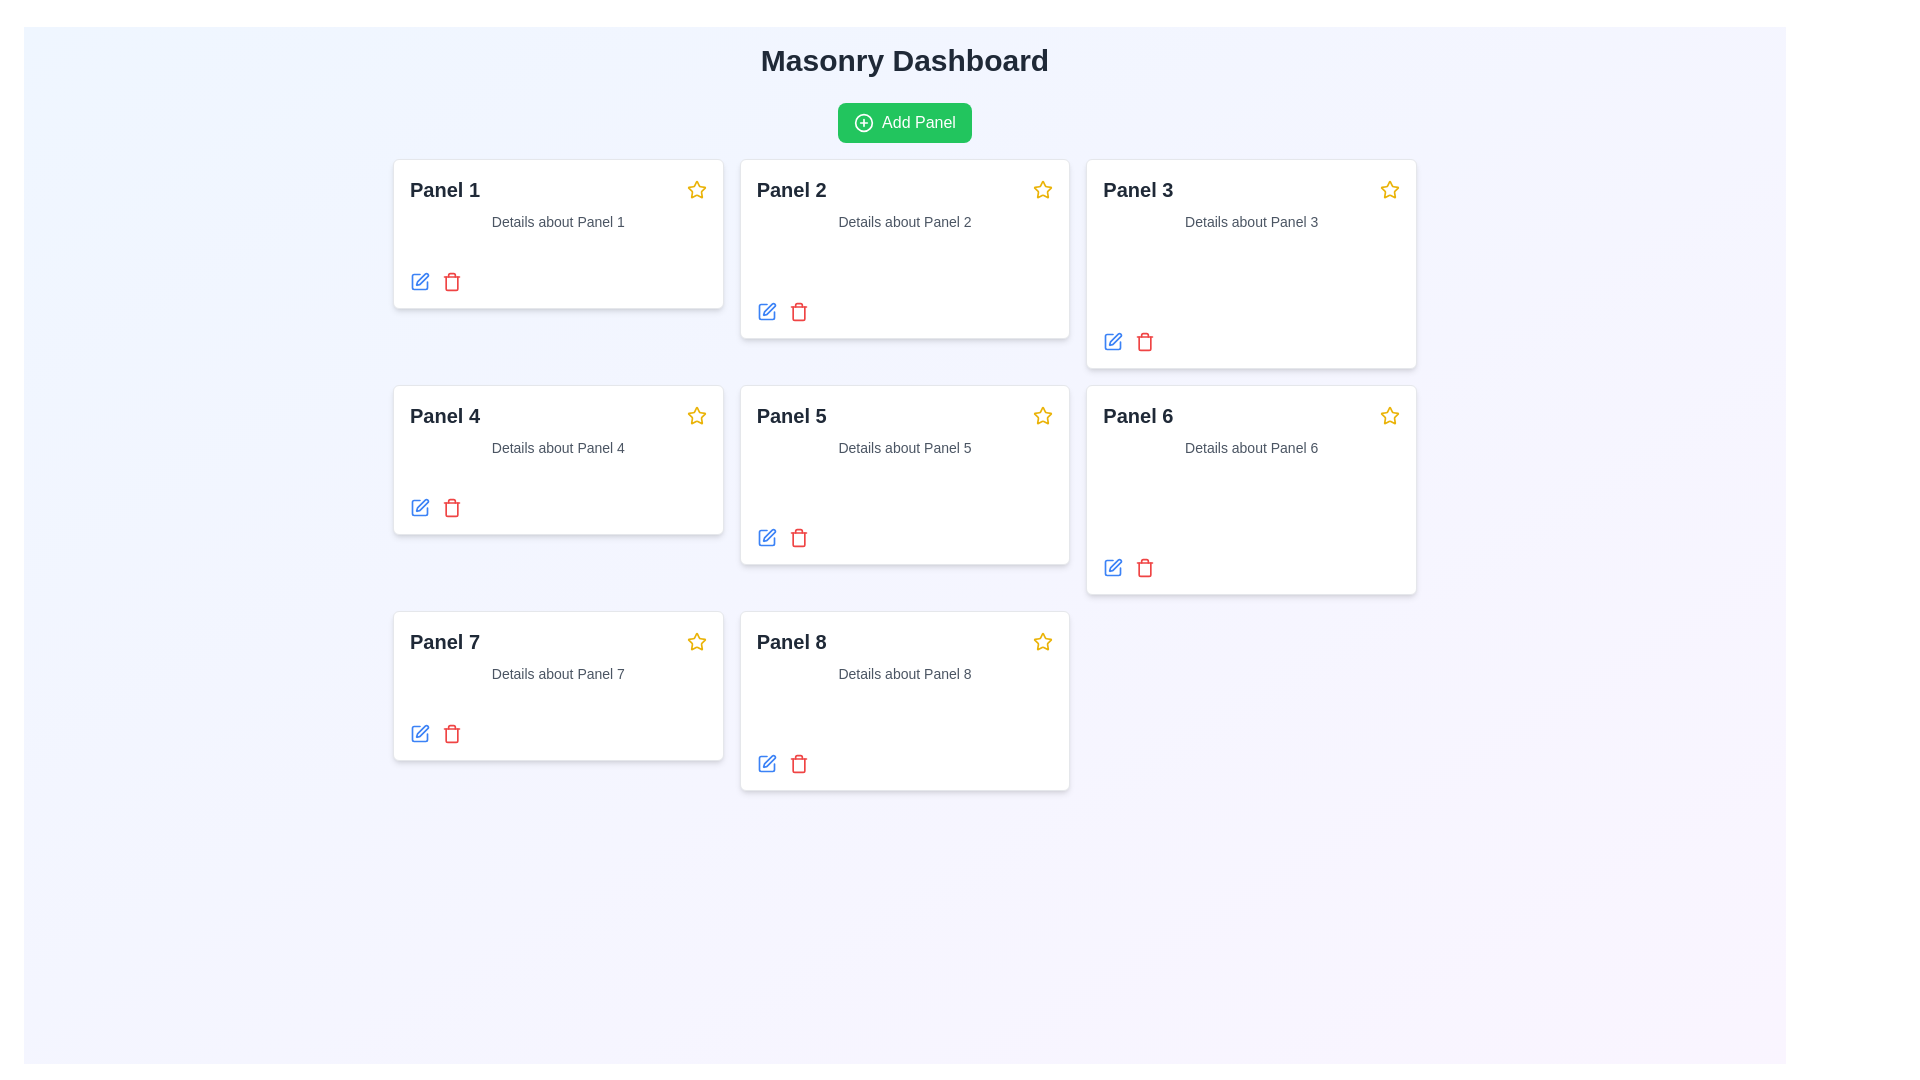 The width and height of the screenshot is (1920, 1080). Describe the element at coordinates (904, 123) in the screenshot. I see `the green rectangular button with rounded corners labeled 'Add Panel'` at that location.